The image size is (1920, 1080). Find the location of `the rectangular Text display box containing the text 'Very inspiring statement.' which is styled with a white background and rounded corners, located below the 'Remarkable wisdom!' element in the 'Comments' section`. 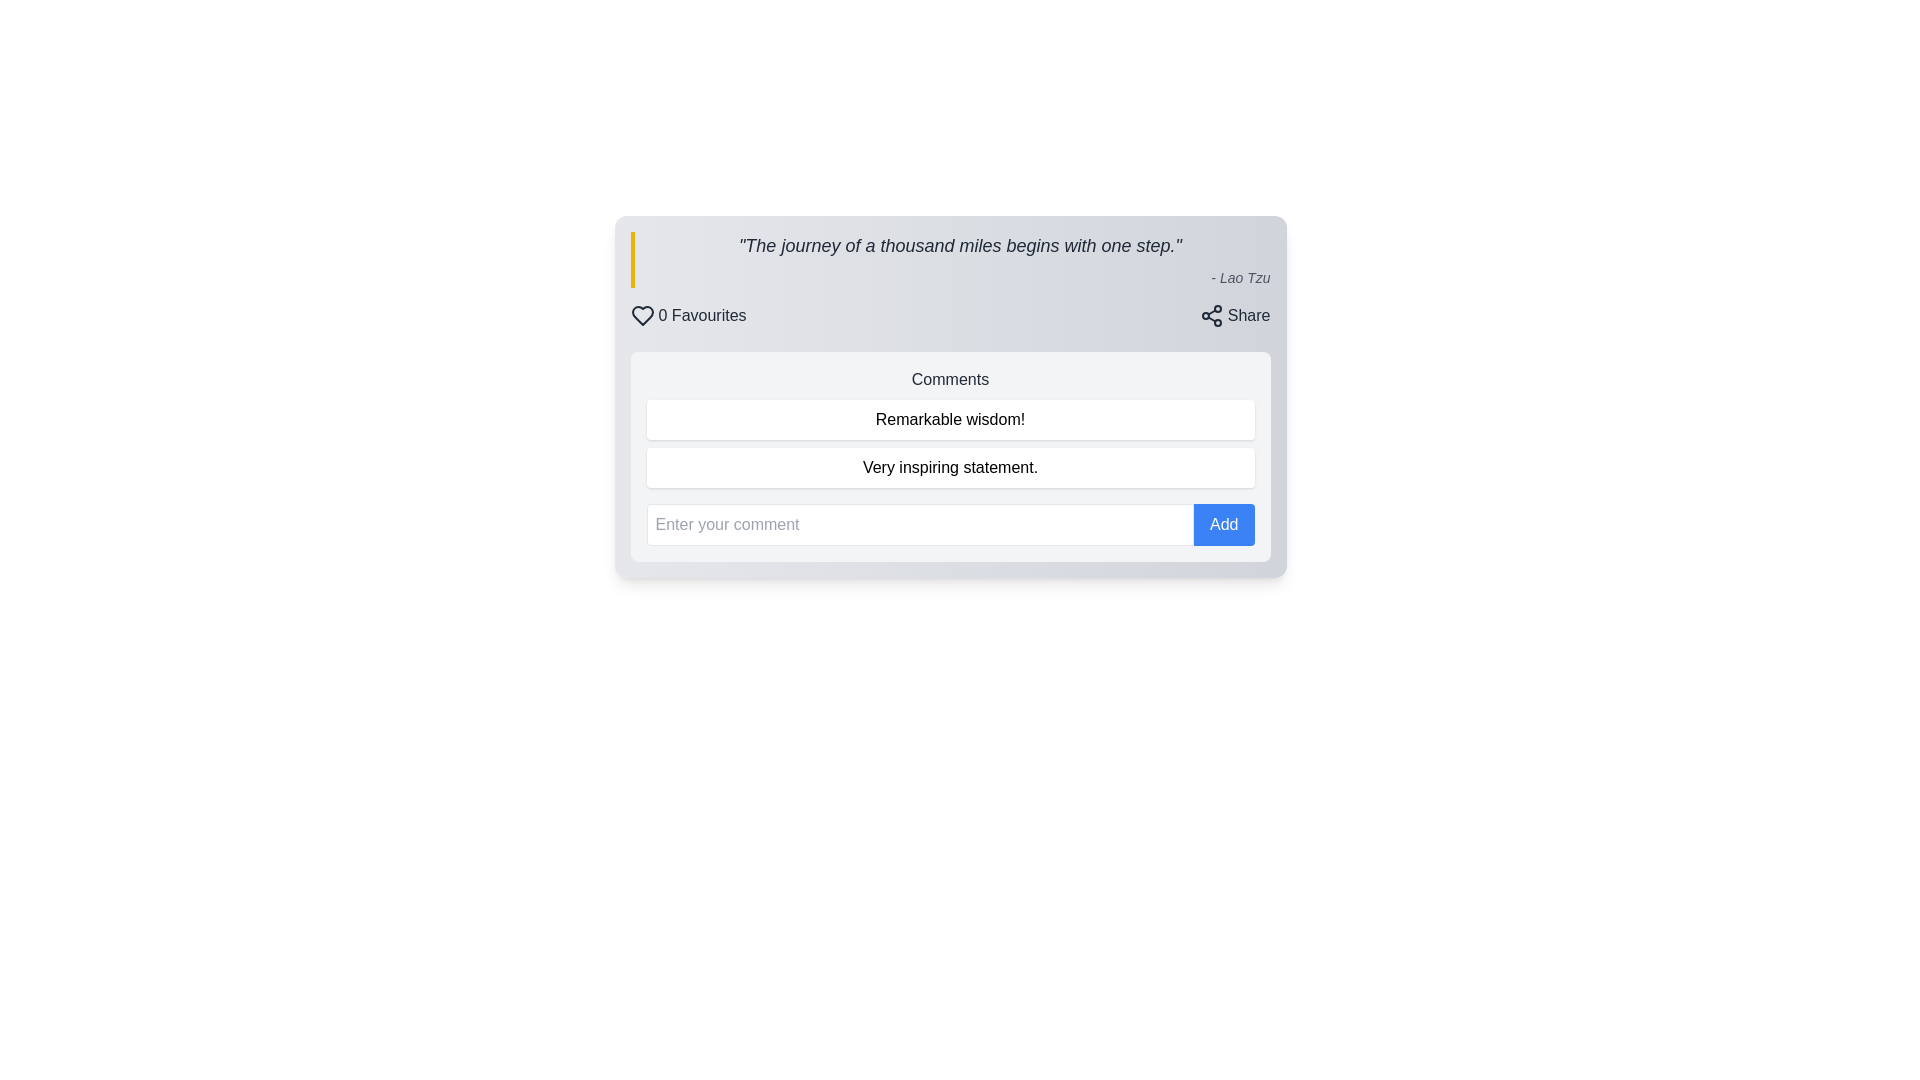

the rectangular Text display box containing the text 'Very inspiring statement.' which is styled with a white background and rounded corners, located below the 'Remarkable wisdom!' element in the 'Comments' section is located at coordinates (949, 467).